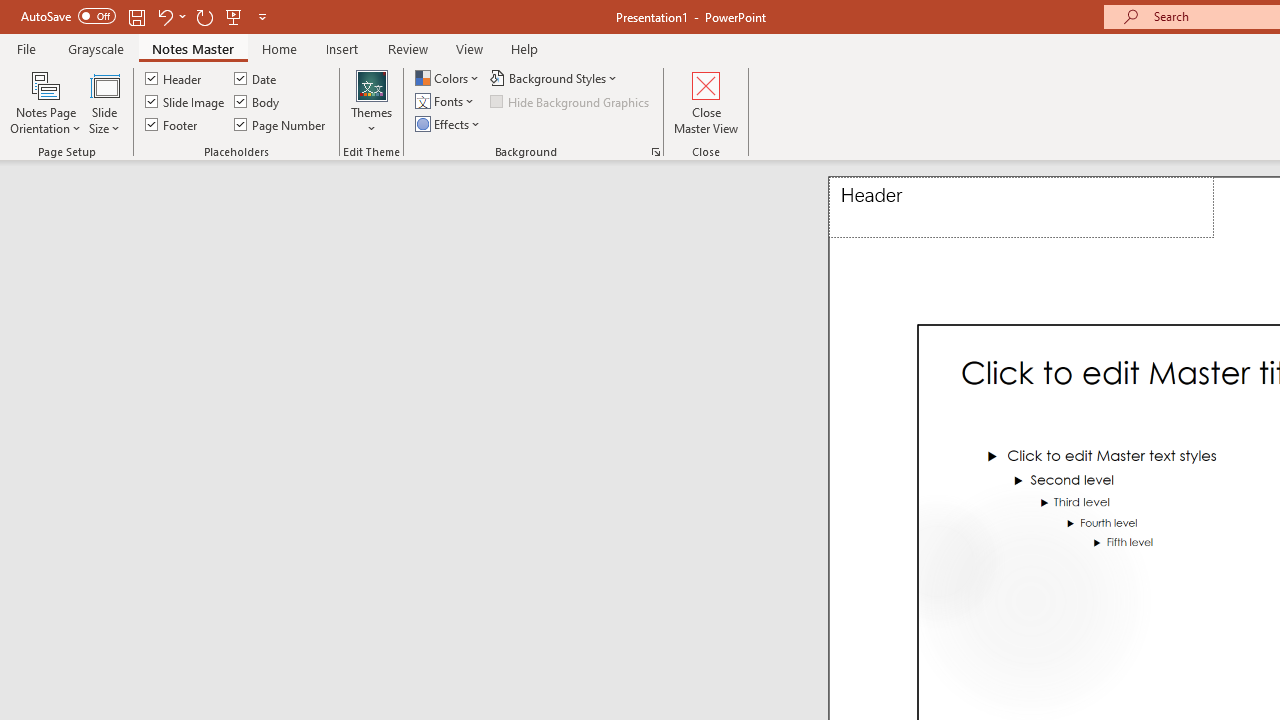 This screenshot has height=720, width=1280. I want to click on 'Slide Image', so click(186, 101).